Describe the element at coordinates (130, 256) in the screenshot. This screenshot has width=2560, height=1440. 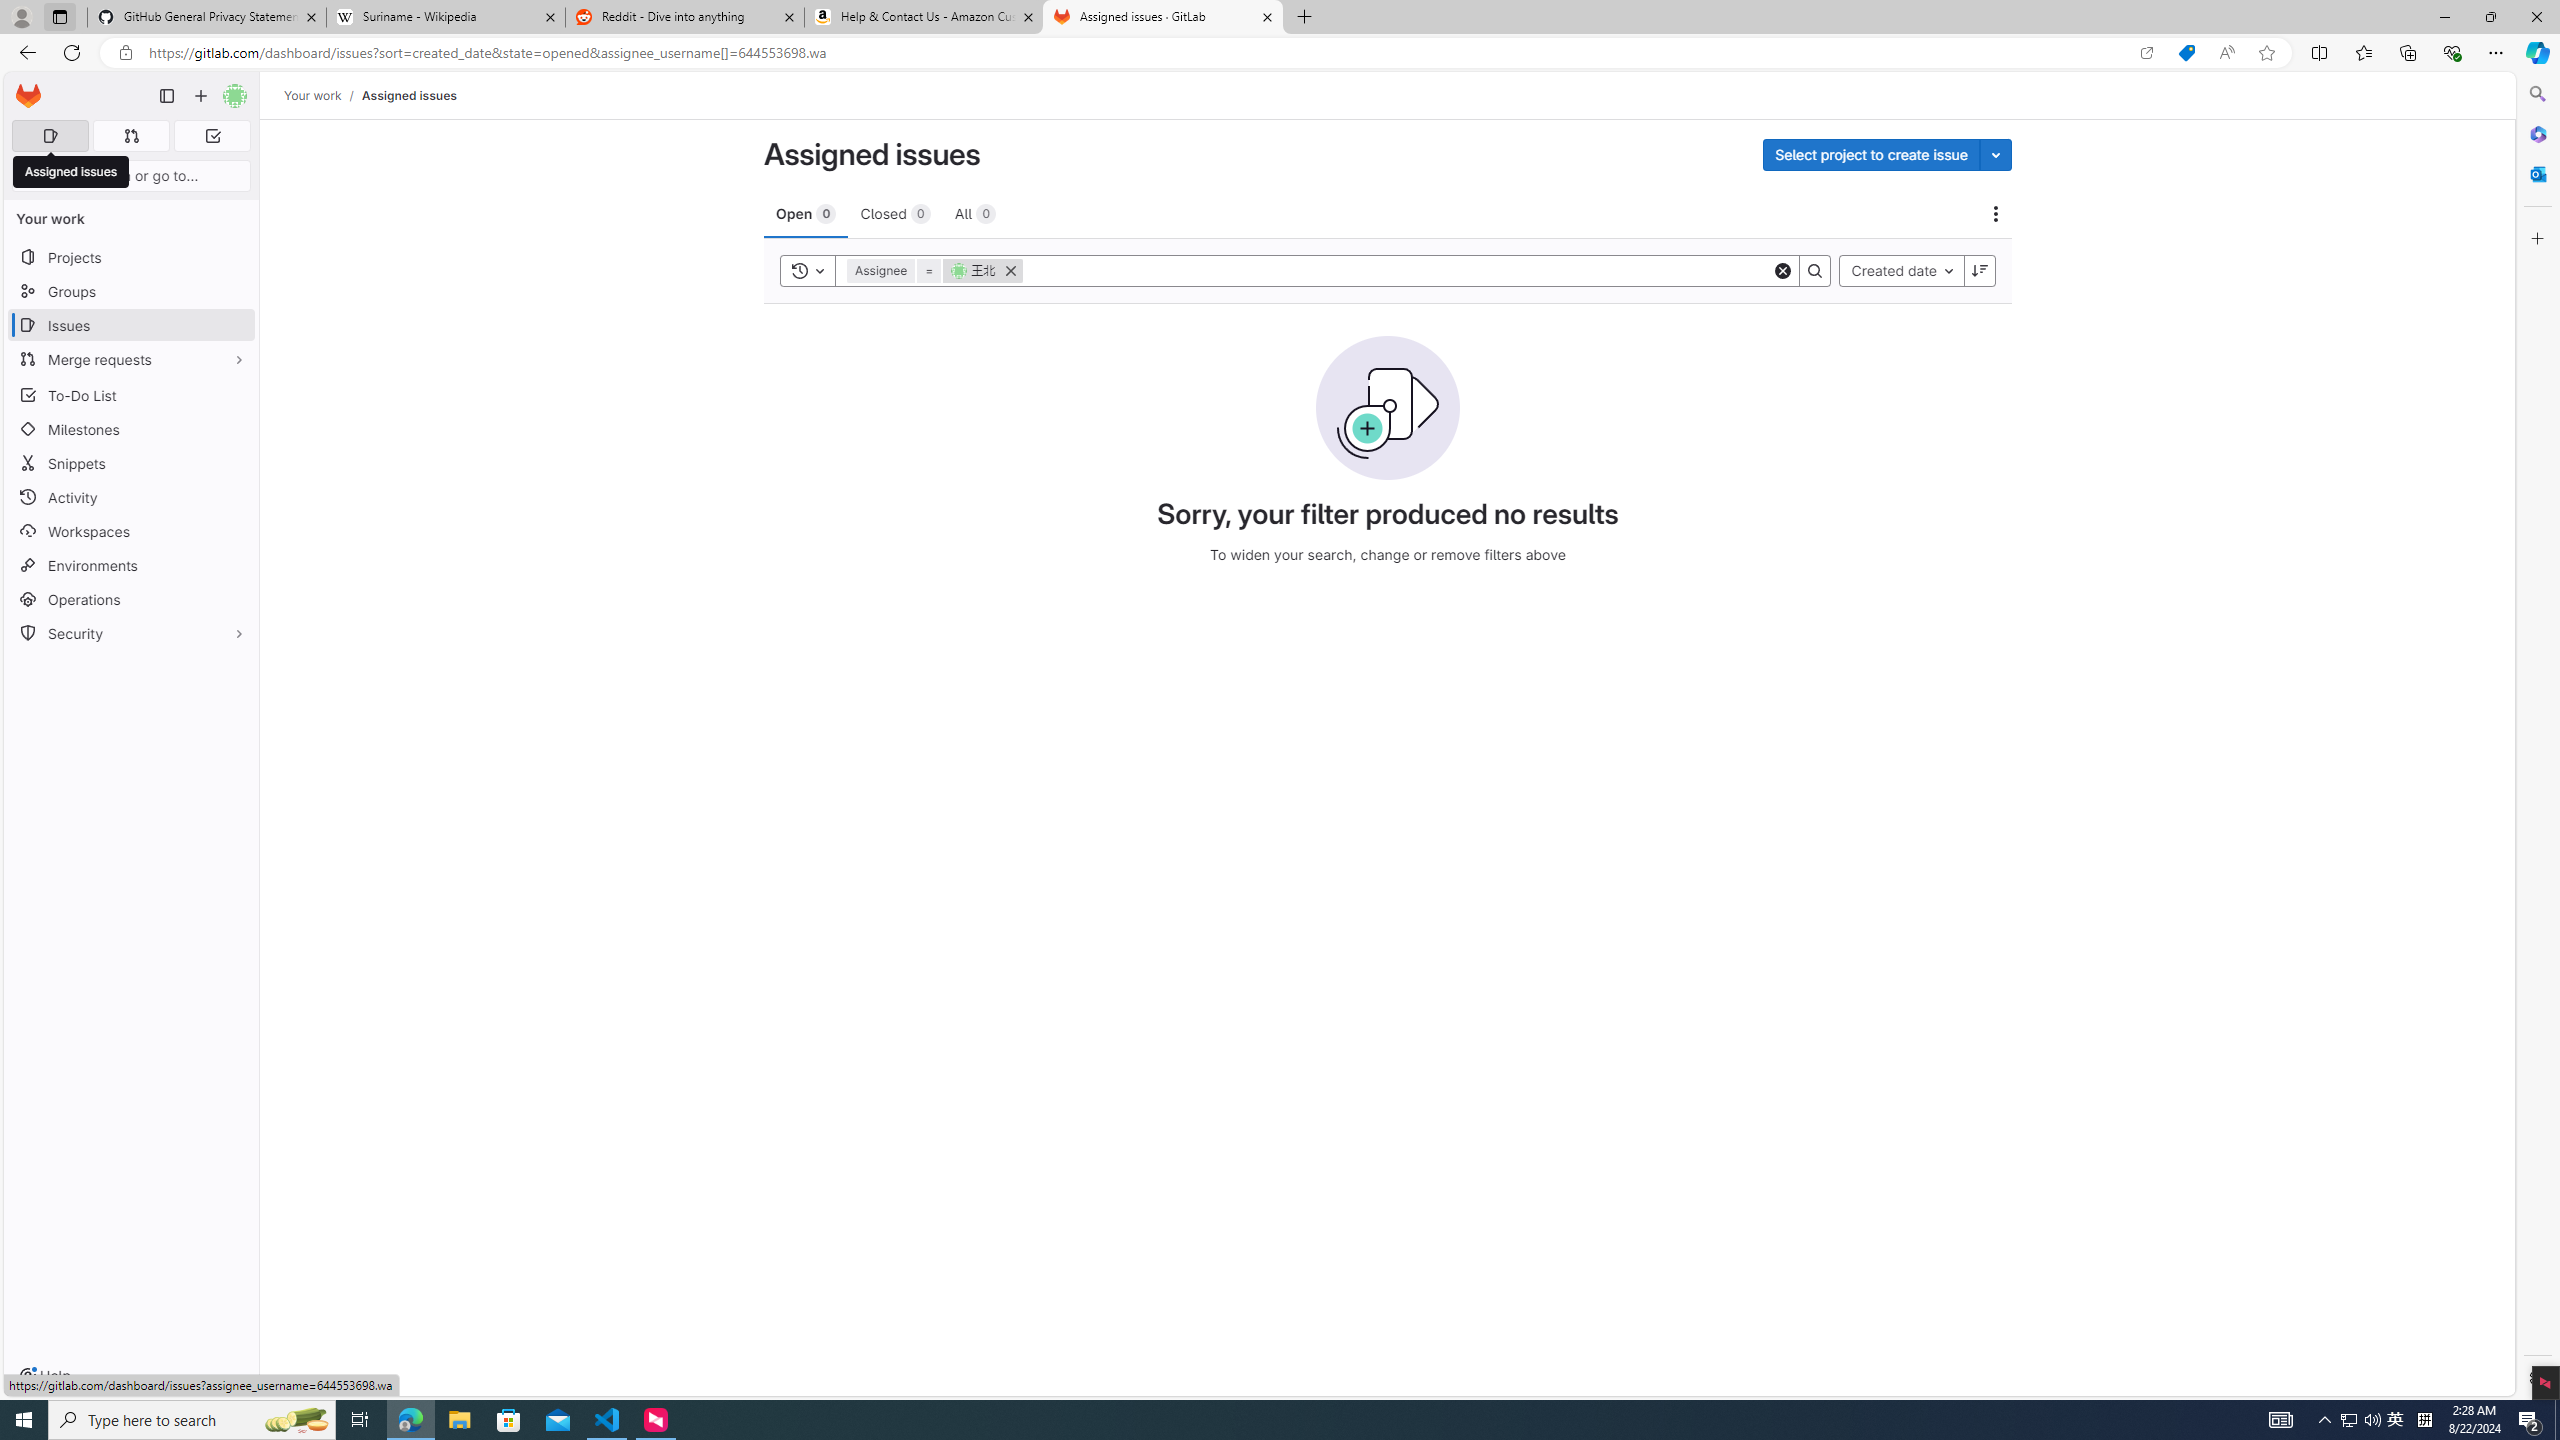
I see `'Projects'` at that location.